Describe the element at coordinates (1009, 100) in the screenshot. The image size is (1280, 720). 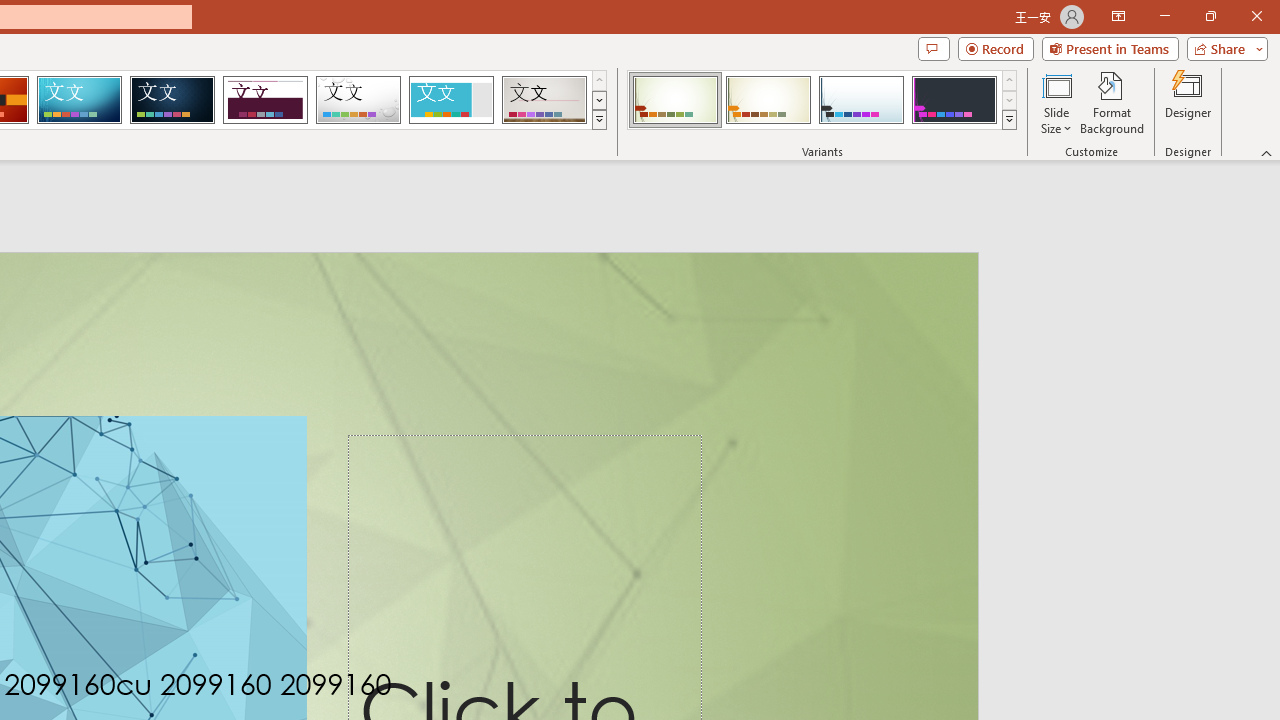
I see `'Row Down'` at that location.